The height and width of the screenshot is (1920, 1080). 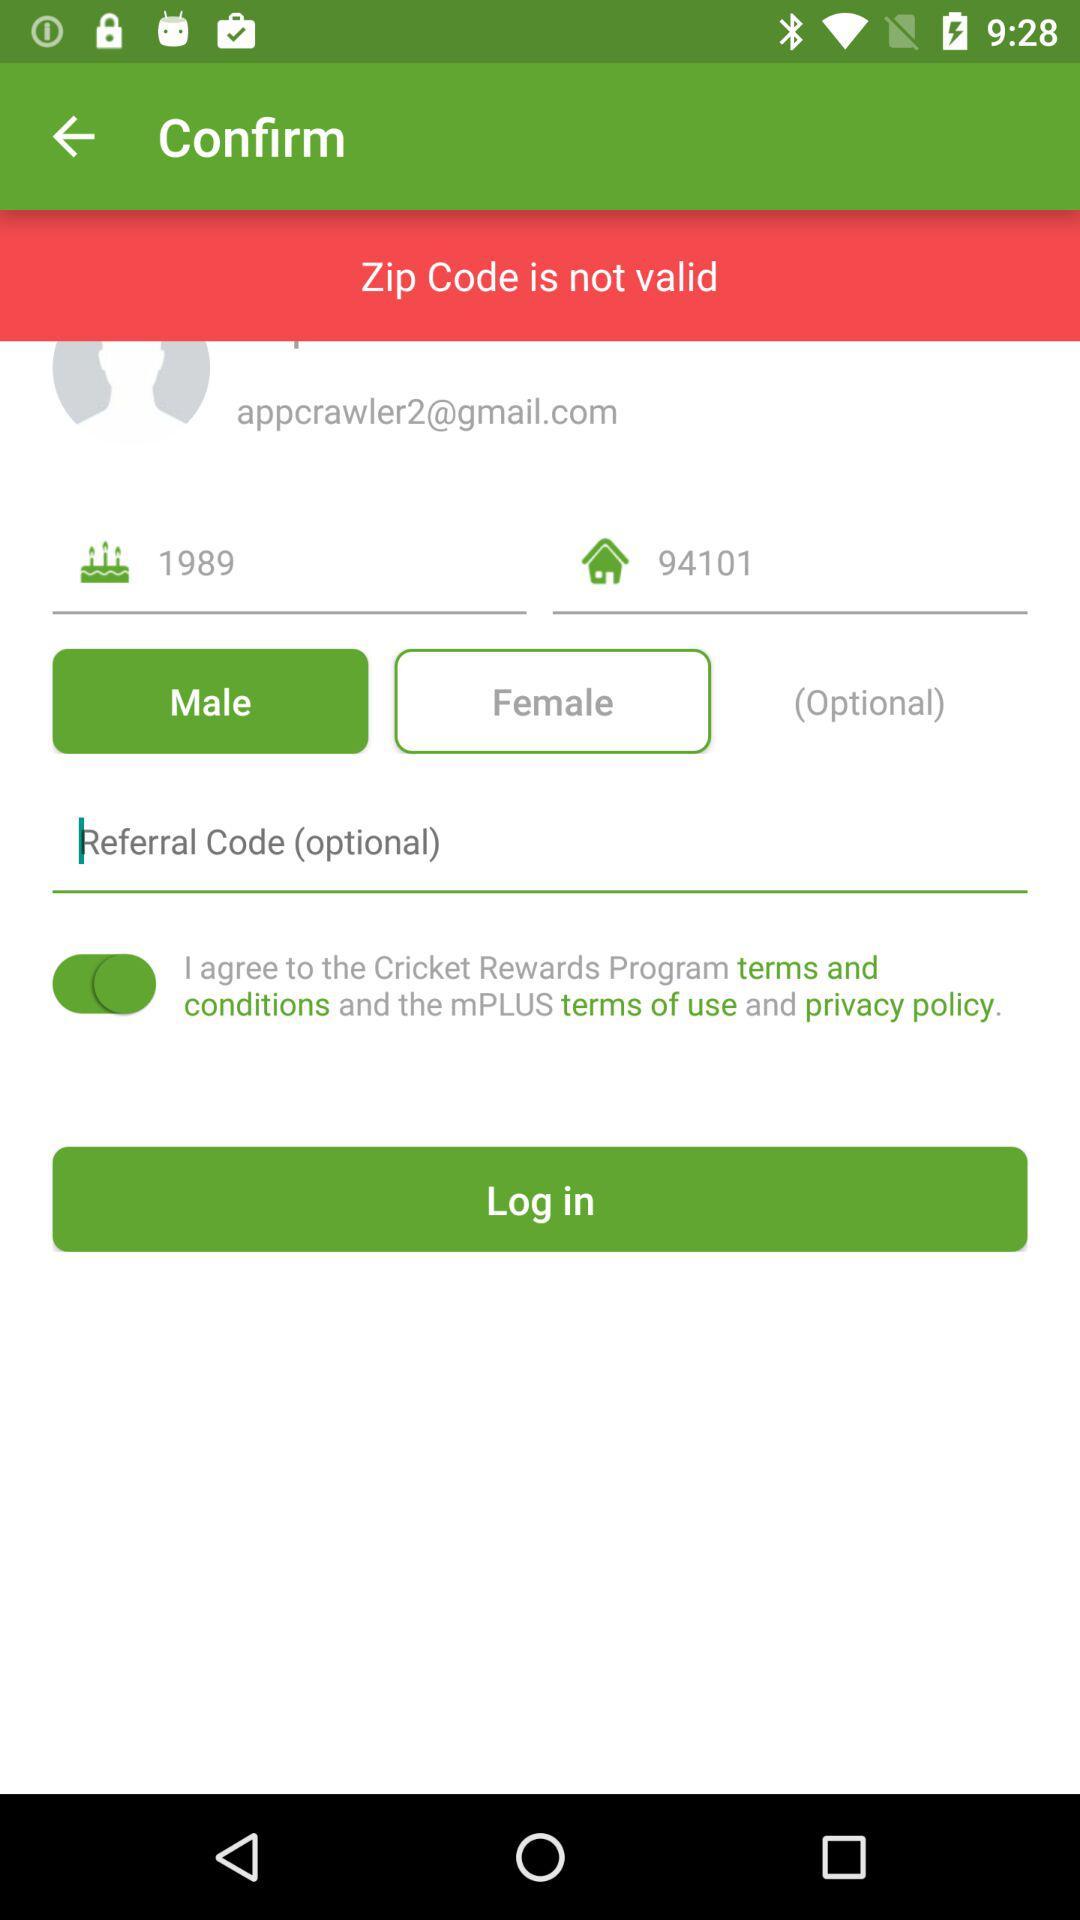 What do you see at coordinates (72, 135) in the screenshot?
I see `item to the left of confirm icon` at bounding box center [72, 135].